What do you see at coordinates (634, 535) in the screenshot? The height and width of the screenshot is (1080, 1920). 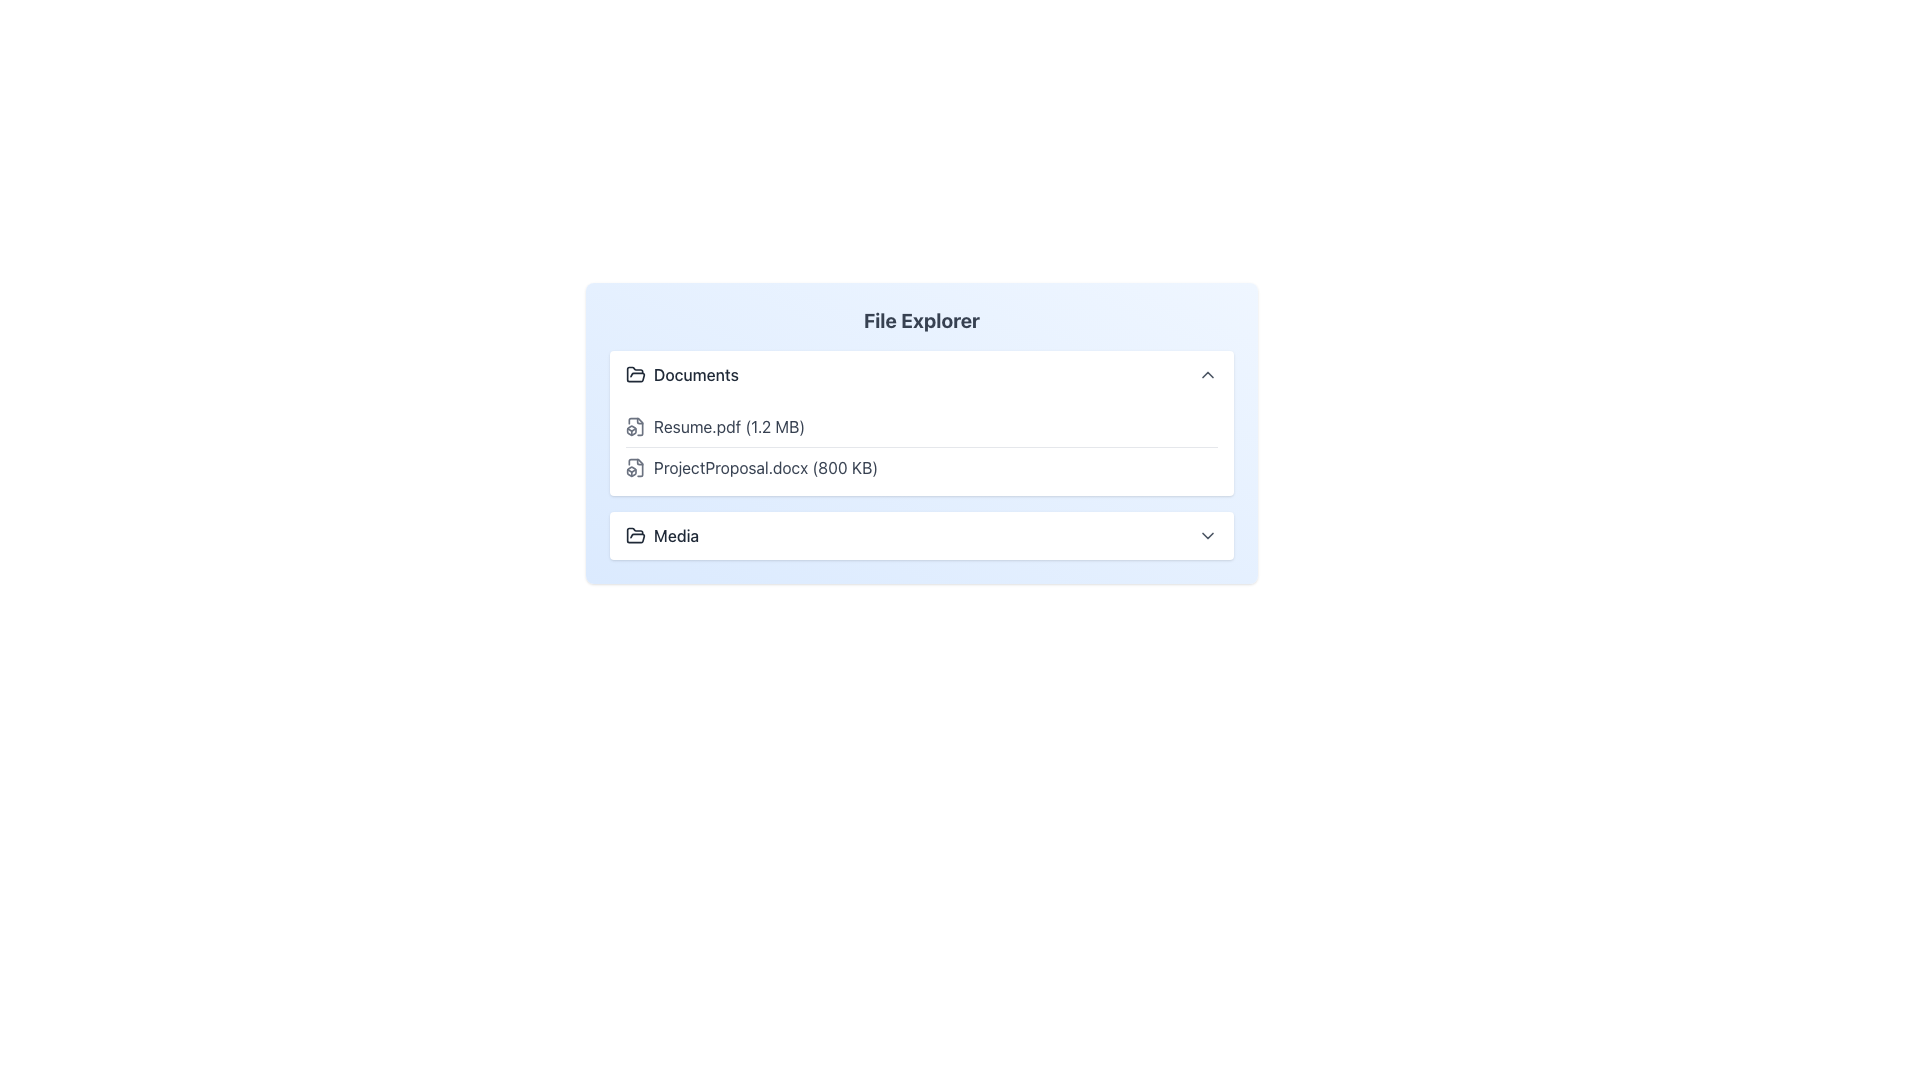 I see `the open folder icon located to the left of the 'Media' label` at bounding box center [634, 535].